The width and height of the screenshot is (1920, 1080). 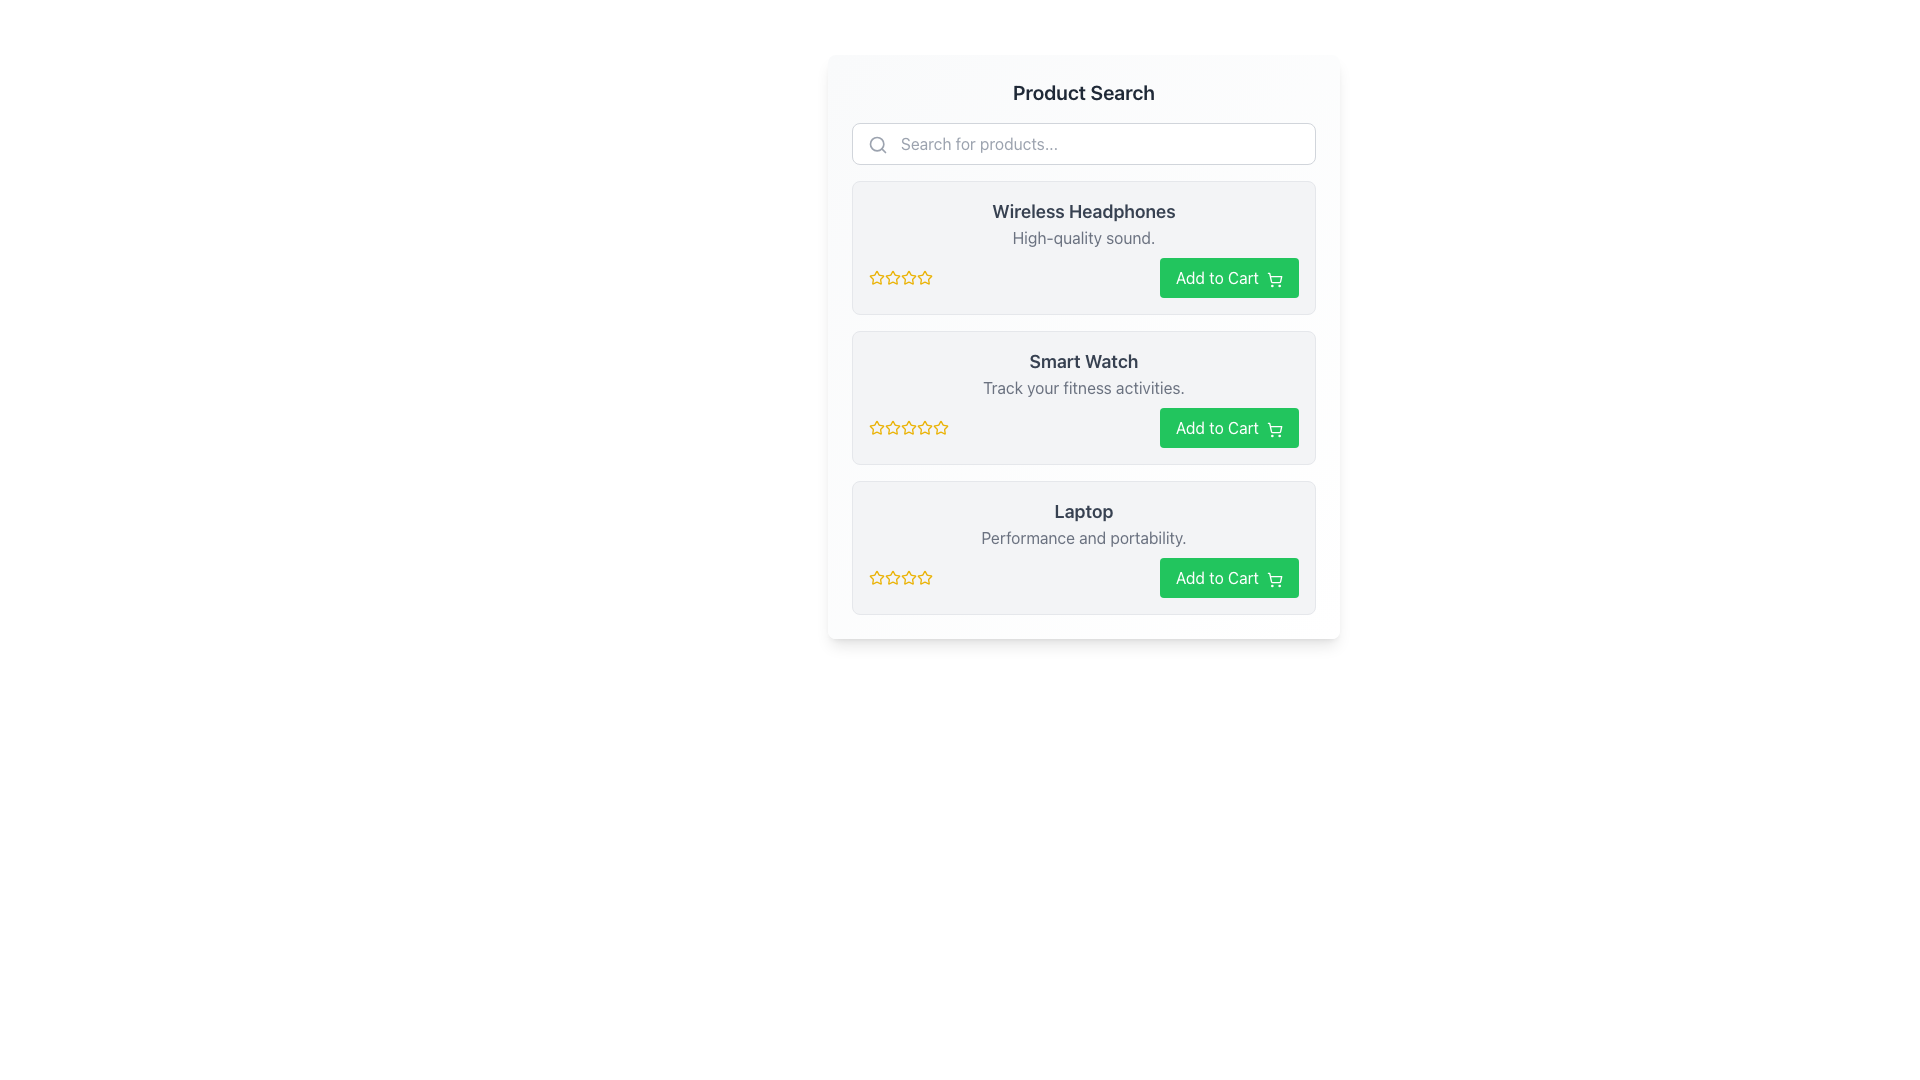 What do you see at coordinates (877, 578) in the screenshot?
I see `the second Rating Star Icon for the 'Laptop' item` at bounding box center [877, 578].